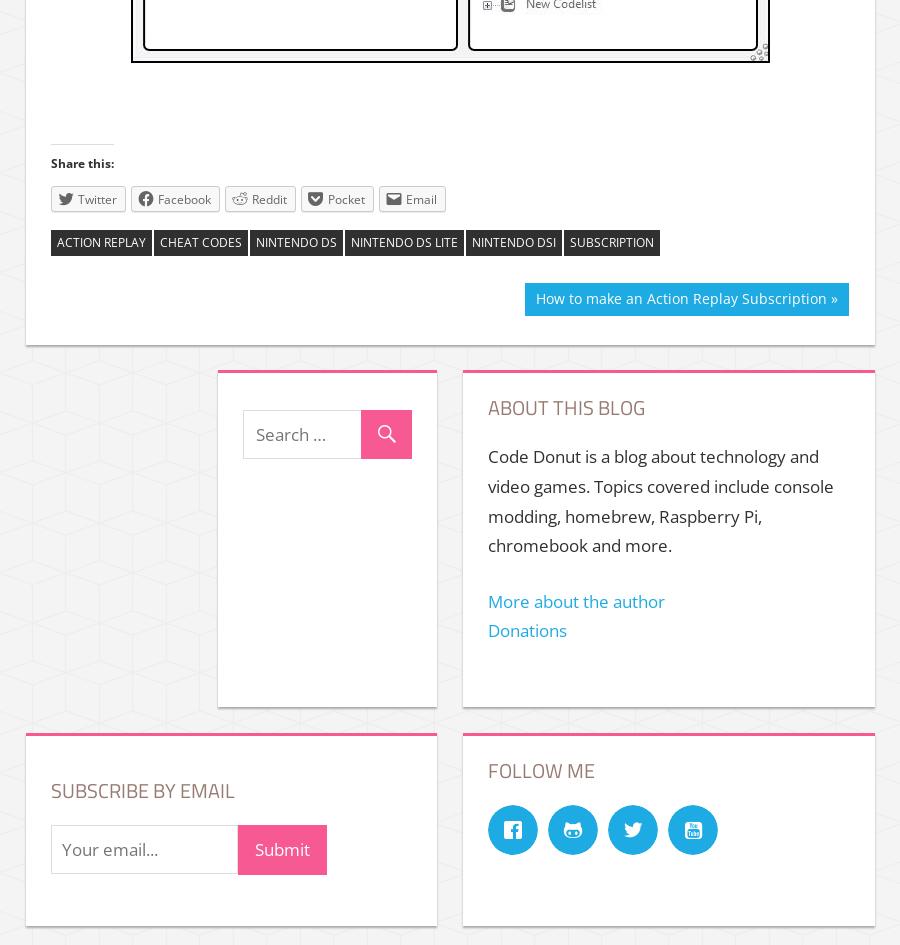  What do you see at coordinates (684, 298) in the screenshot?
I see `'How to make an Action Replay Subscription »'` at bounding box center [684, 298].